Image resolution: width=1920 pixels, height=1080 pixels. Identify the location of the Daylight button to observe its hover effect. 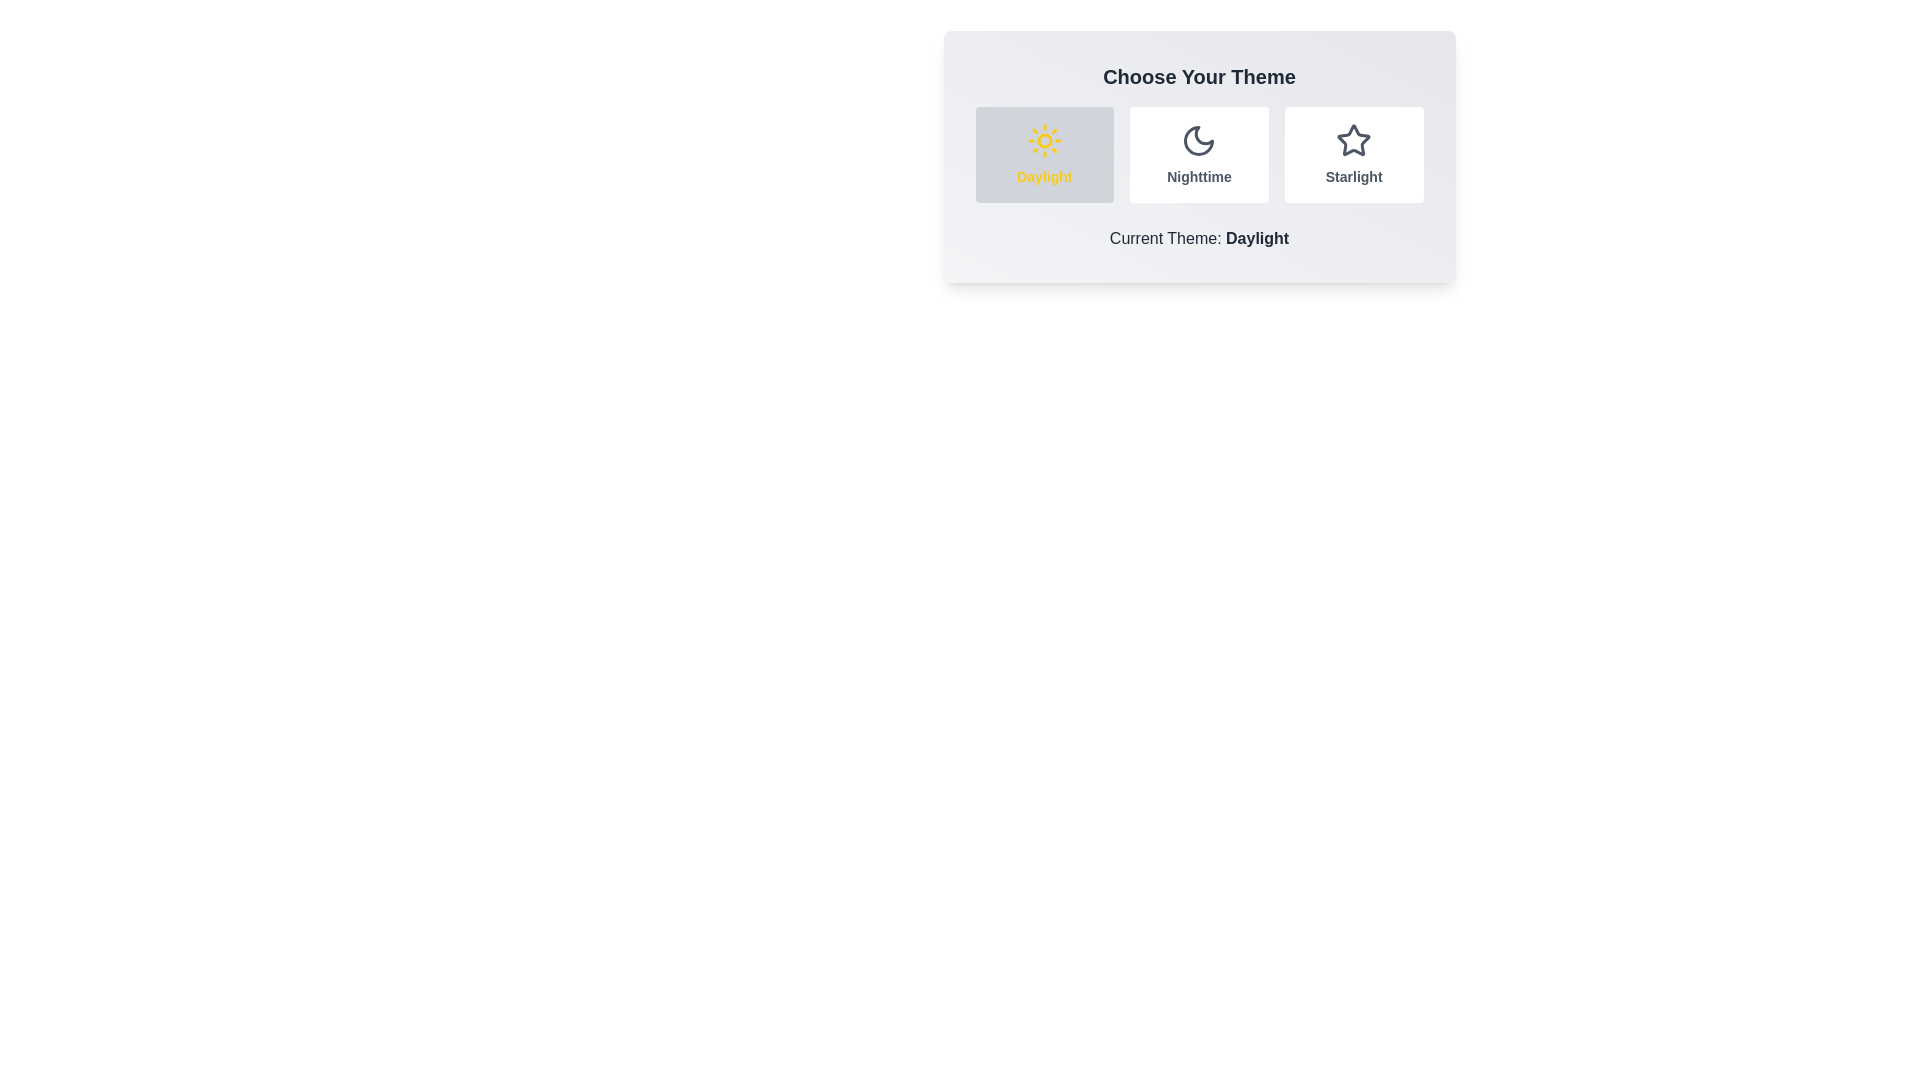
(1043, 153).